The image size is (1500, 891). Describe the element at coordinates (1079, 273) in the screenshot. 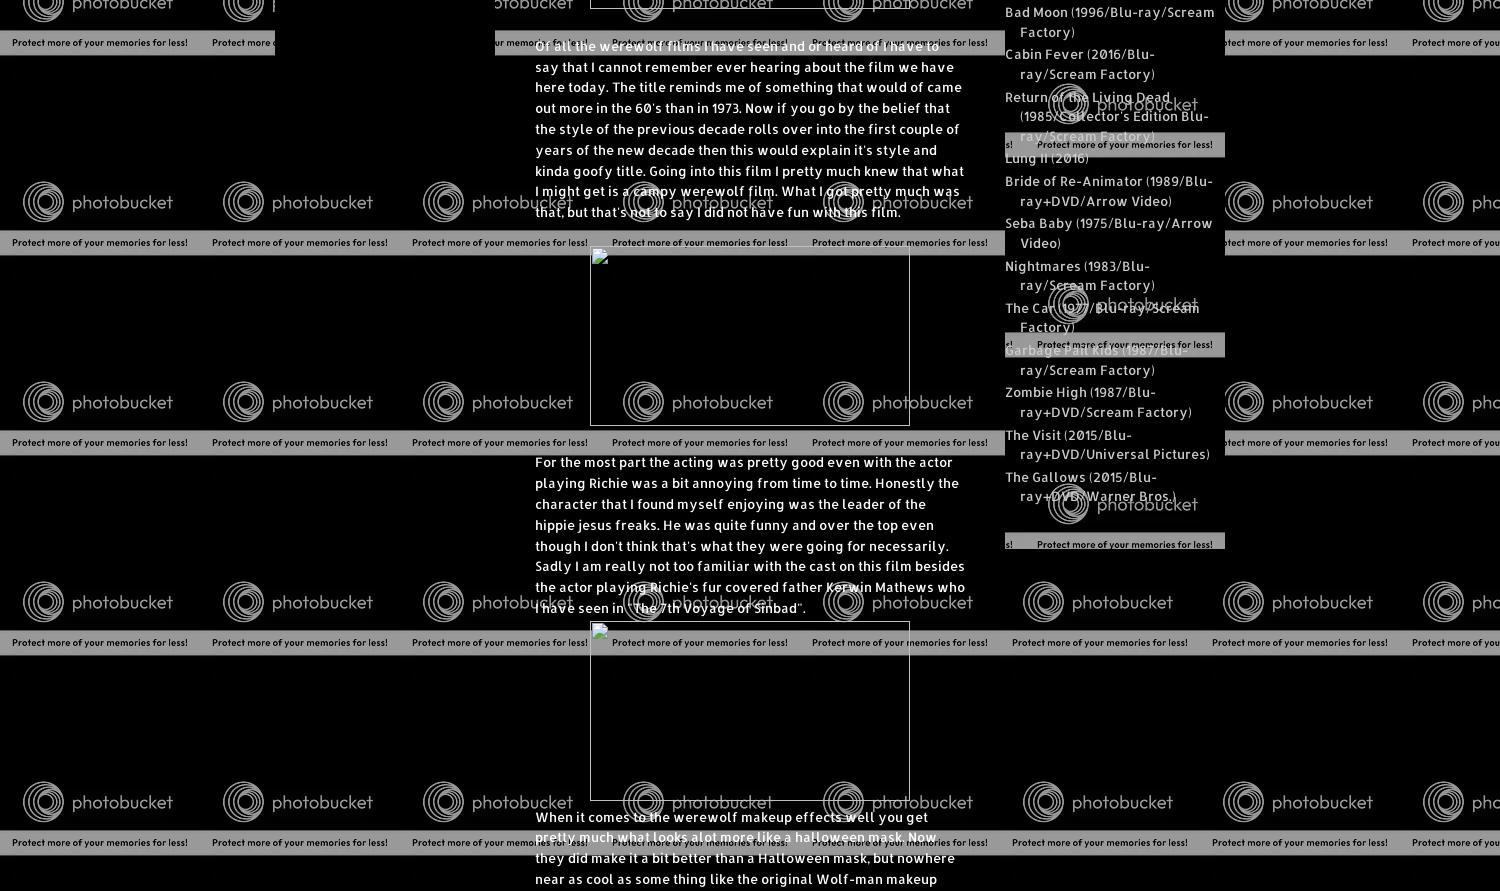

I see `'Nightmares (1983/Blu-ray/Scream Factory)'` at that location.